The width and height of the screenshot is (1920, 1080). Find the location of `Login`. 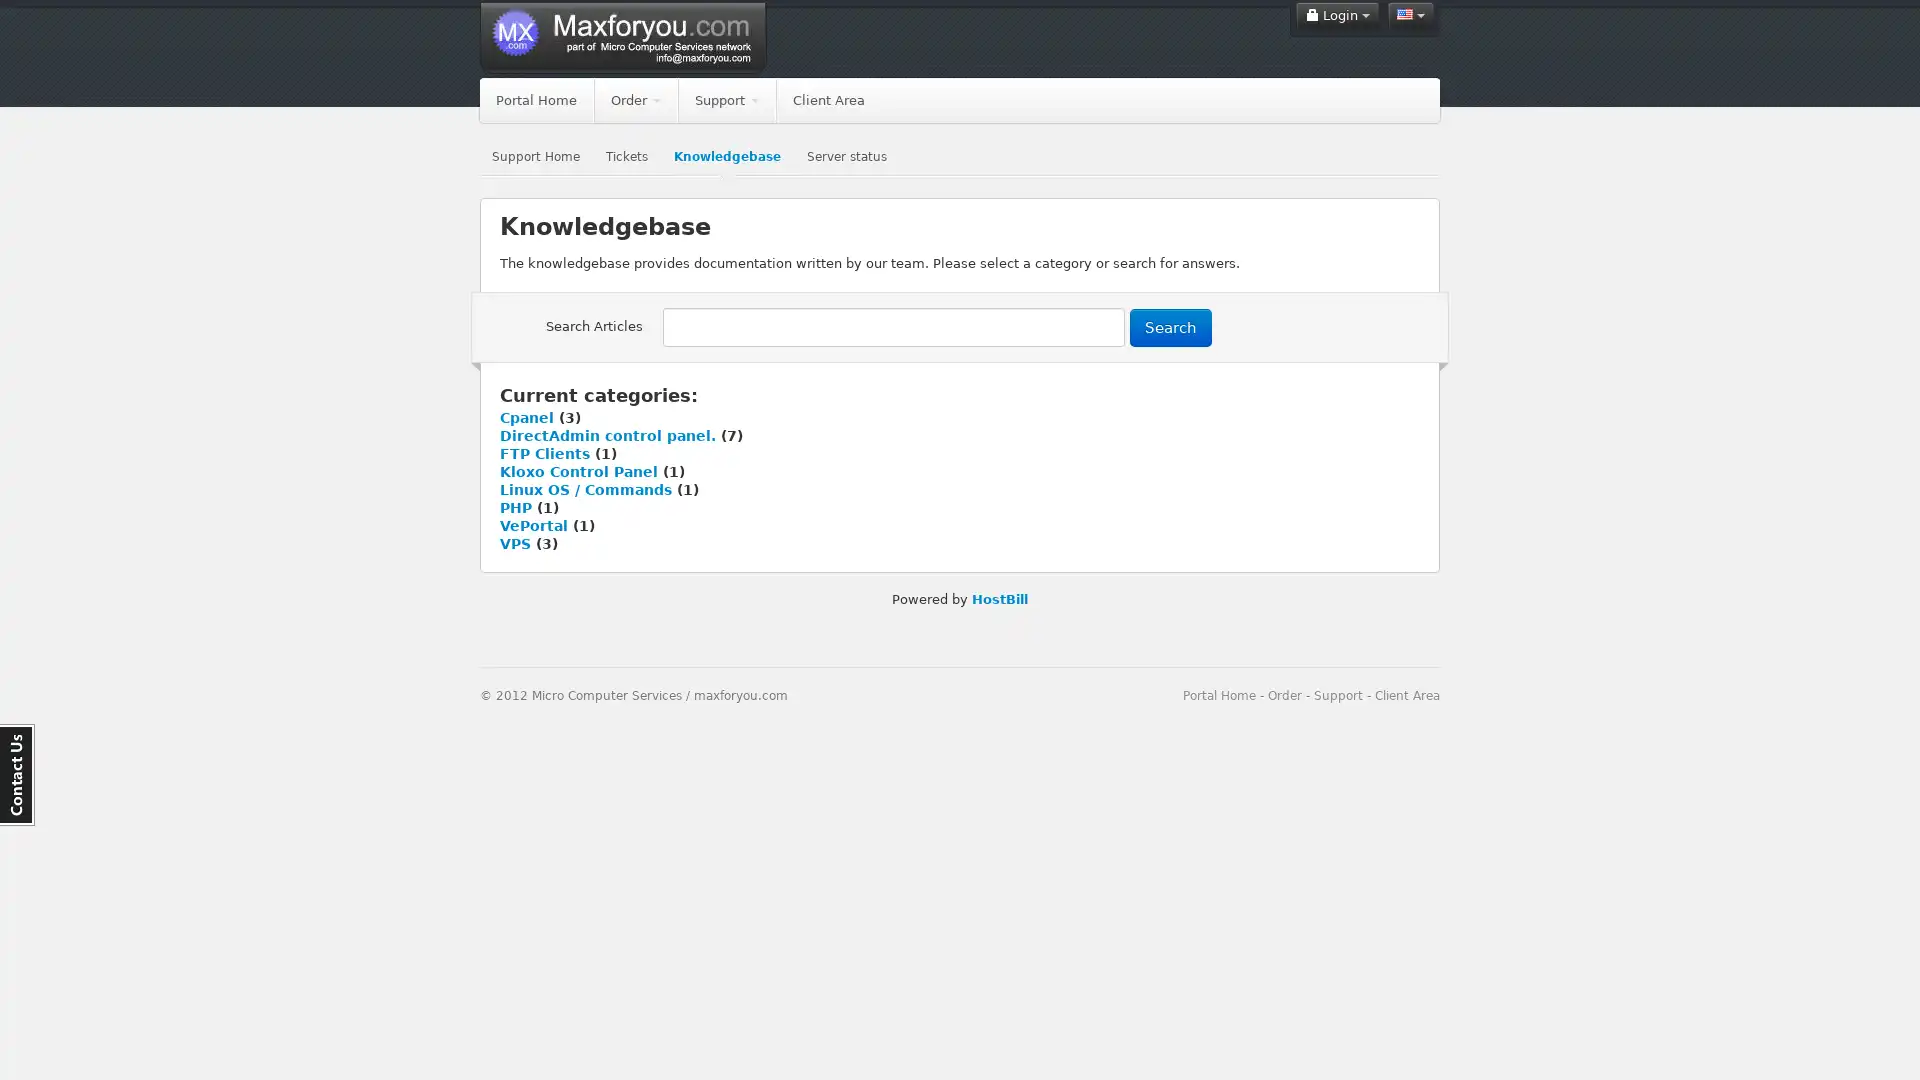

Login is located at coordinates (1337, 15).